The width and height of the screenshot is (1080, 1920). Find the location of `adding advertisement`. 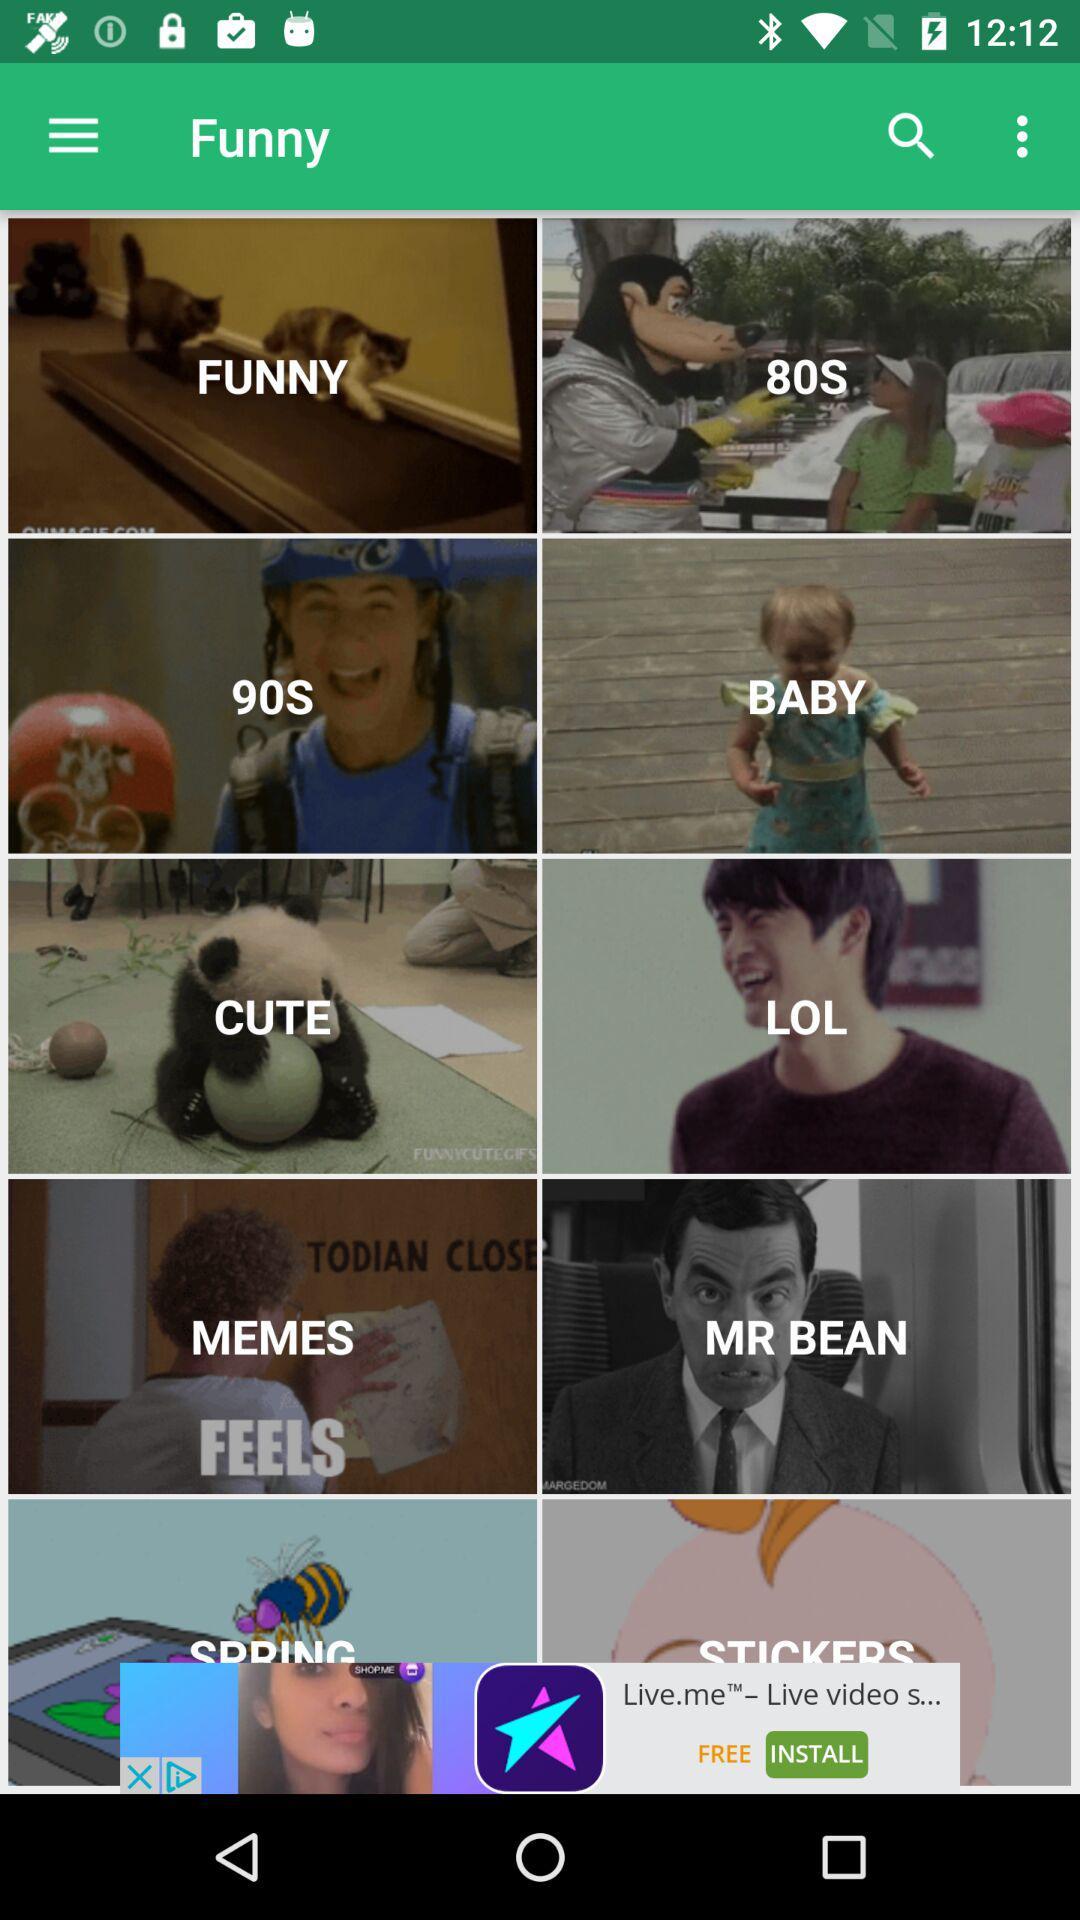

adding advertisement is located at coordinates (540, 1727).